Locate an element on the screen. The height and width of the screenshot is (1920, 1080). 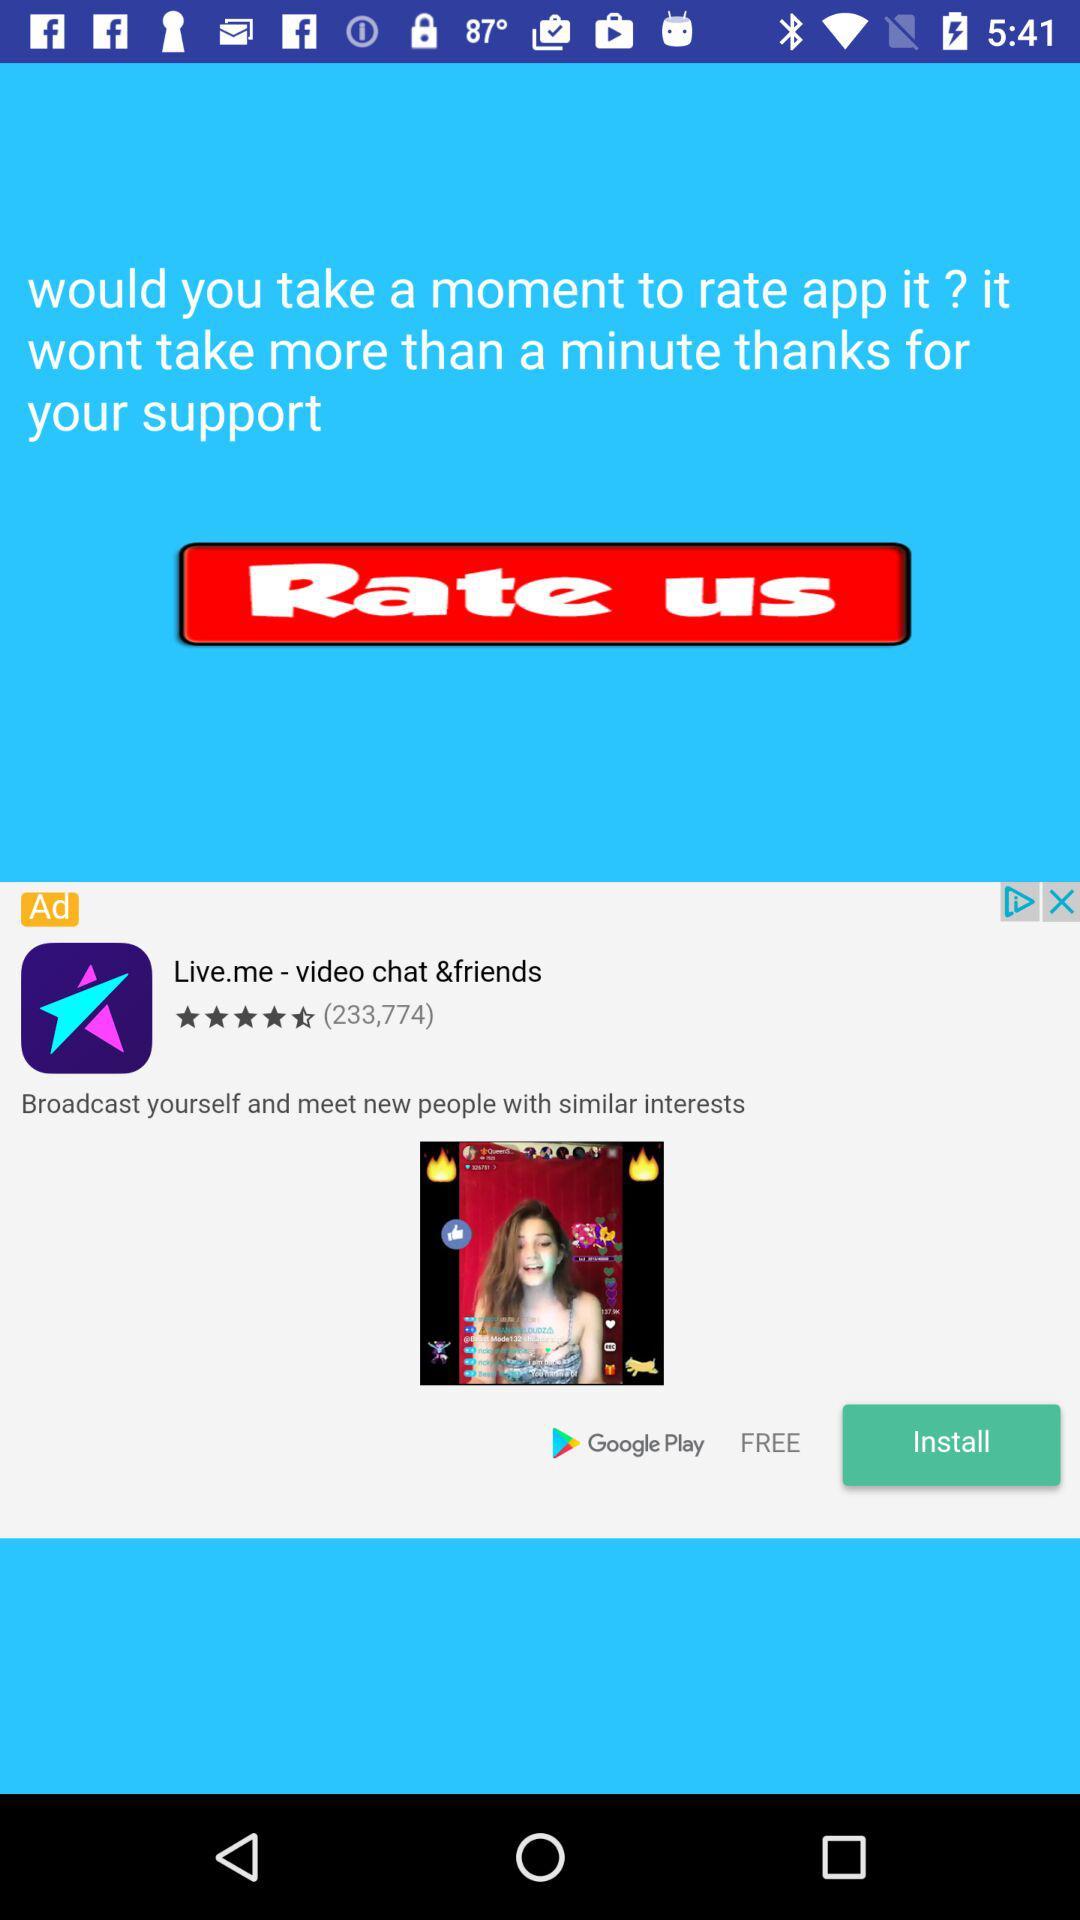
advertisement banner is located at coordinates (540, 1209).